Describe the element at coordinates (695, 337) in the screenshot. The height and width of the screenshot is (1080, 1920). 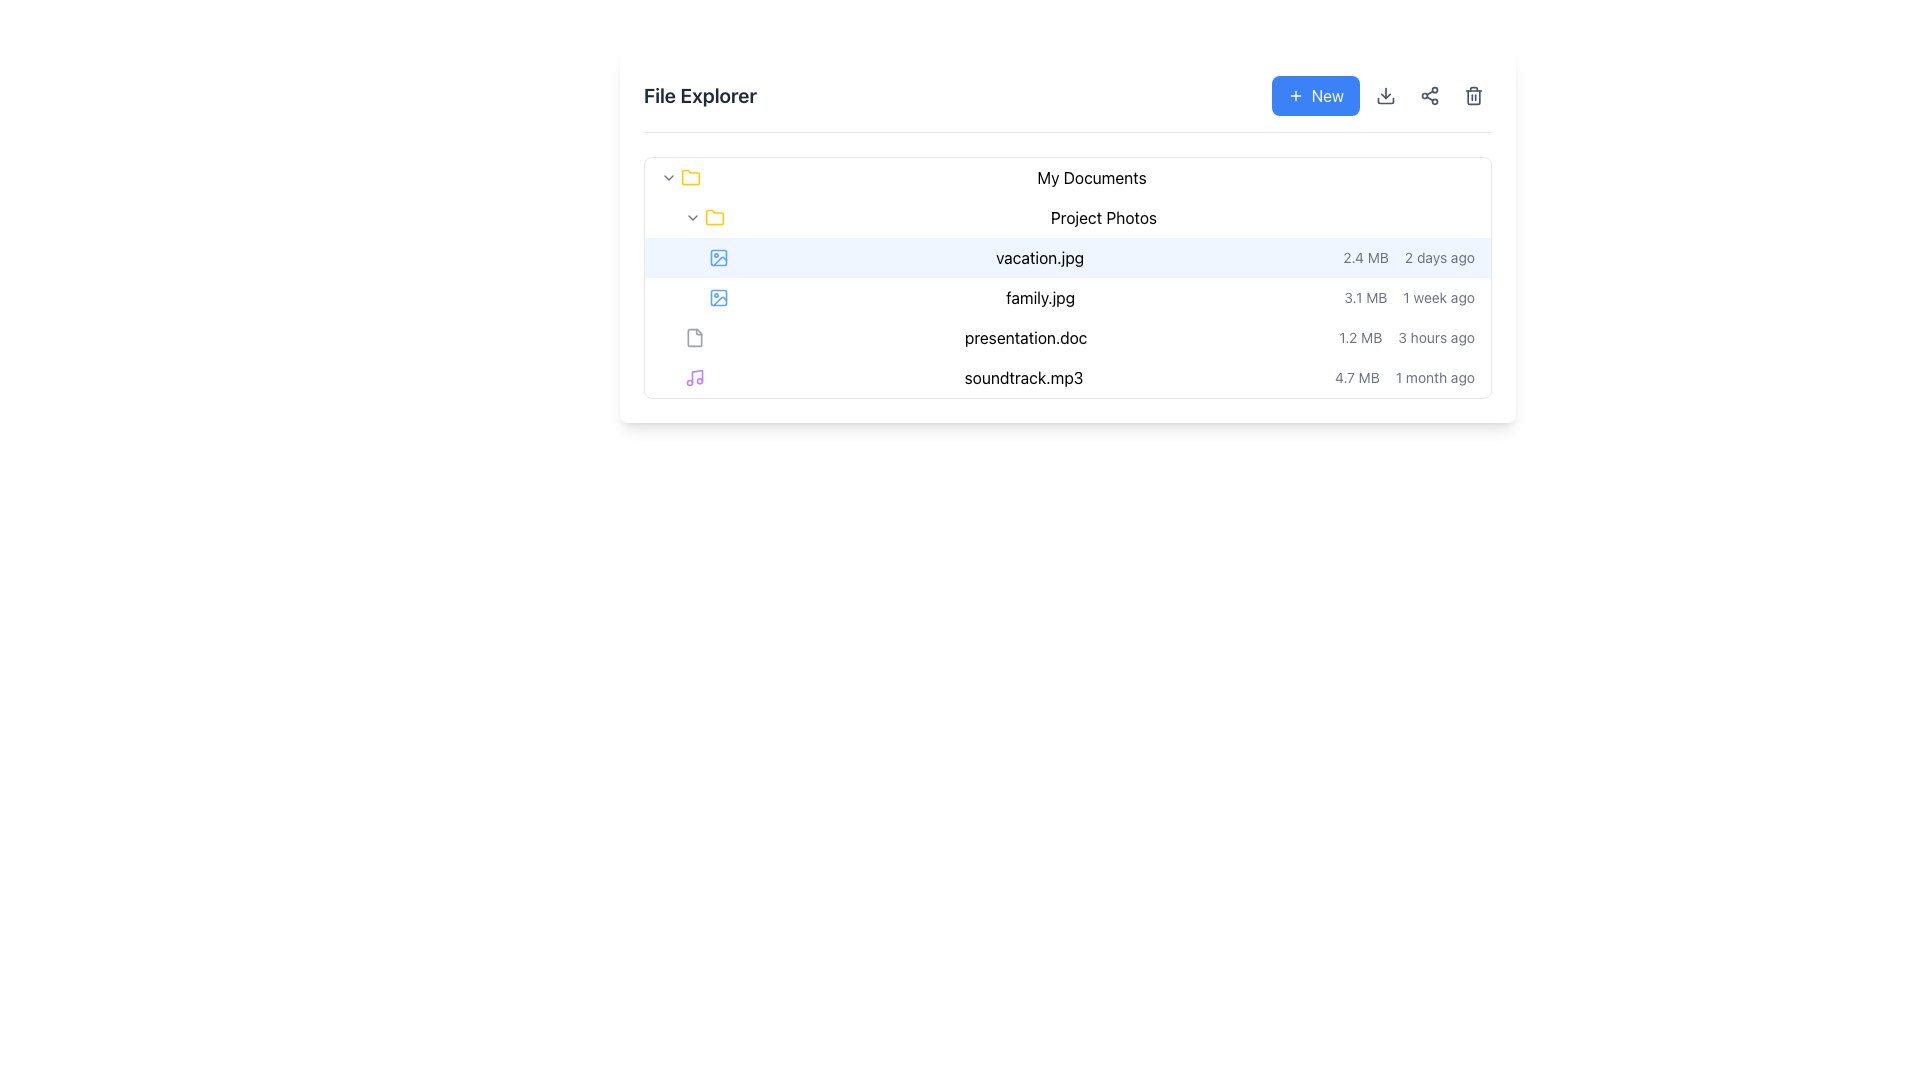
I see `the document icon representing 'presentation.doc'` at that location.